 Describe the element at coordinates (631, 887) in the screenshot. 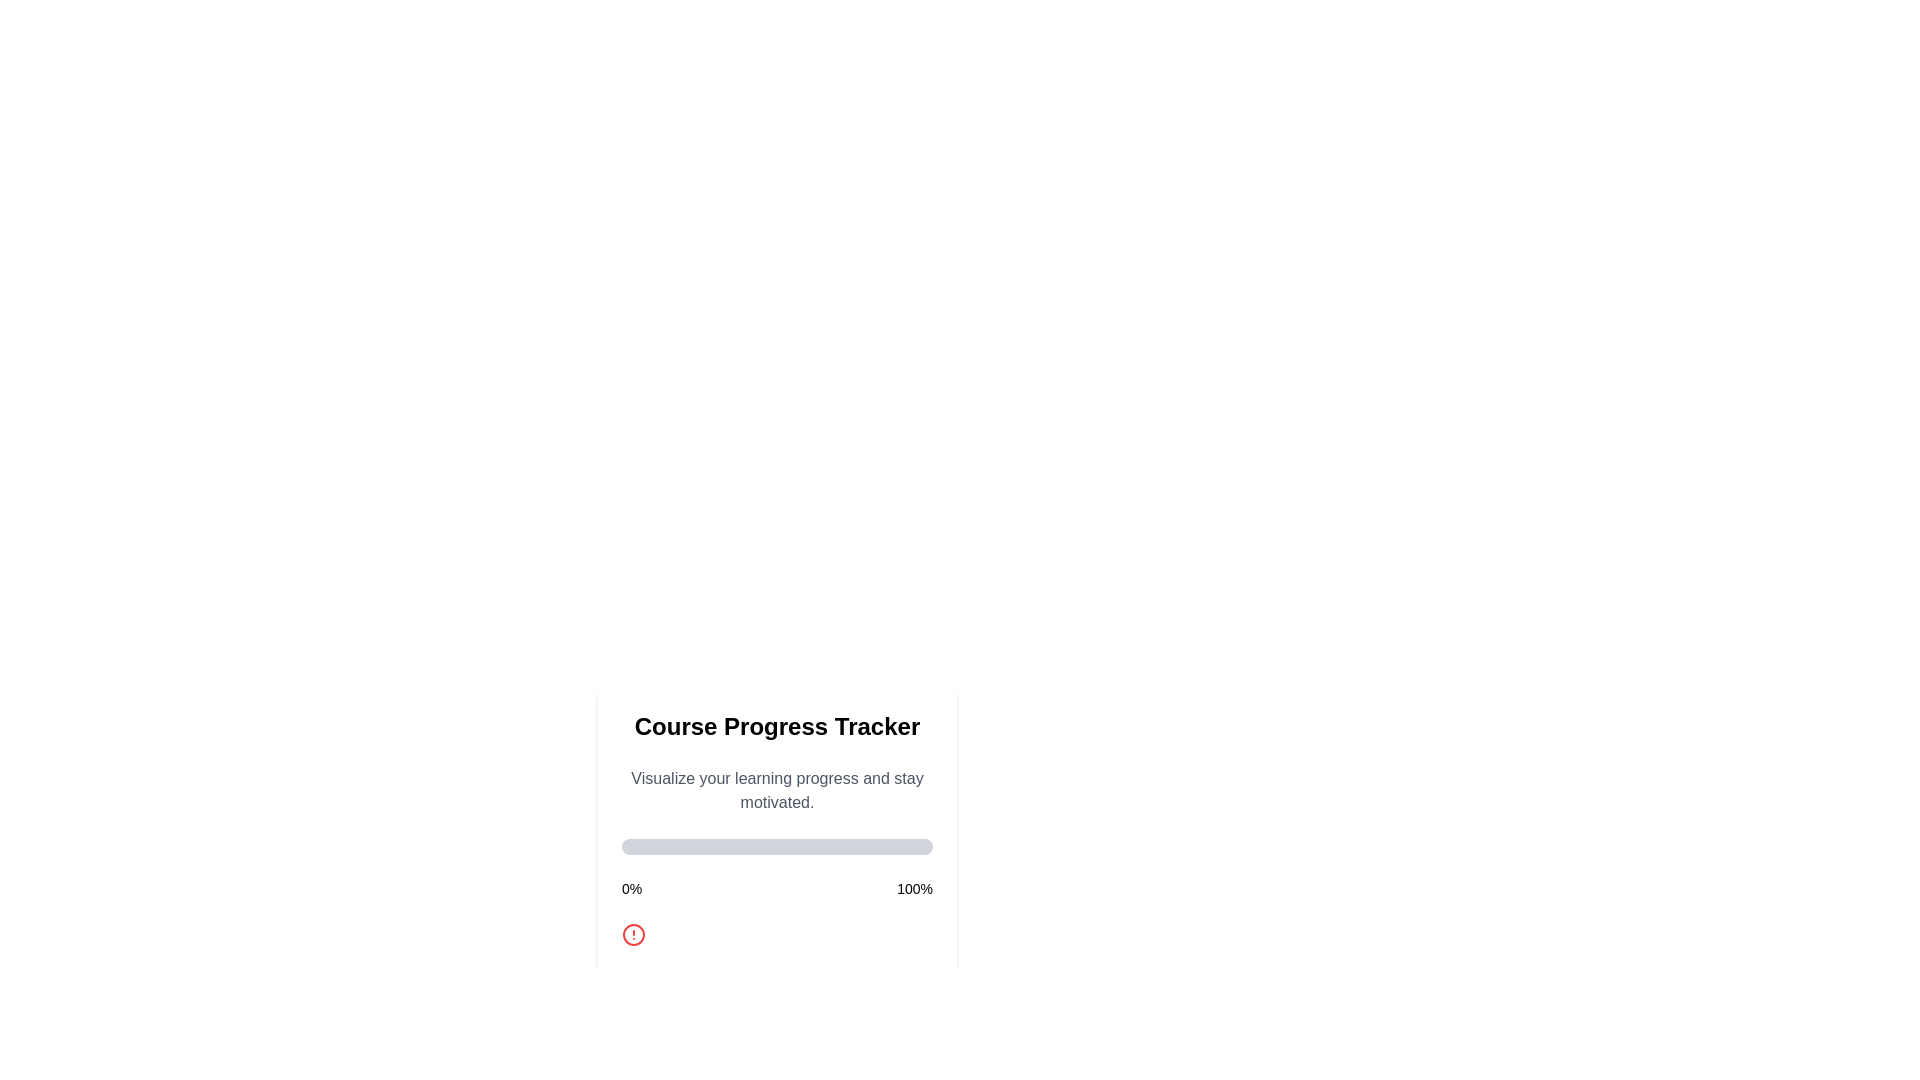

I see `the static text displaying '0%' which is styled as a percentage indicator and located to the left of the progress bar near the bottom of the interface` at that location.